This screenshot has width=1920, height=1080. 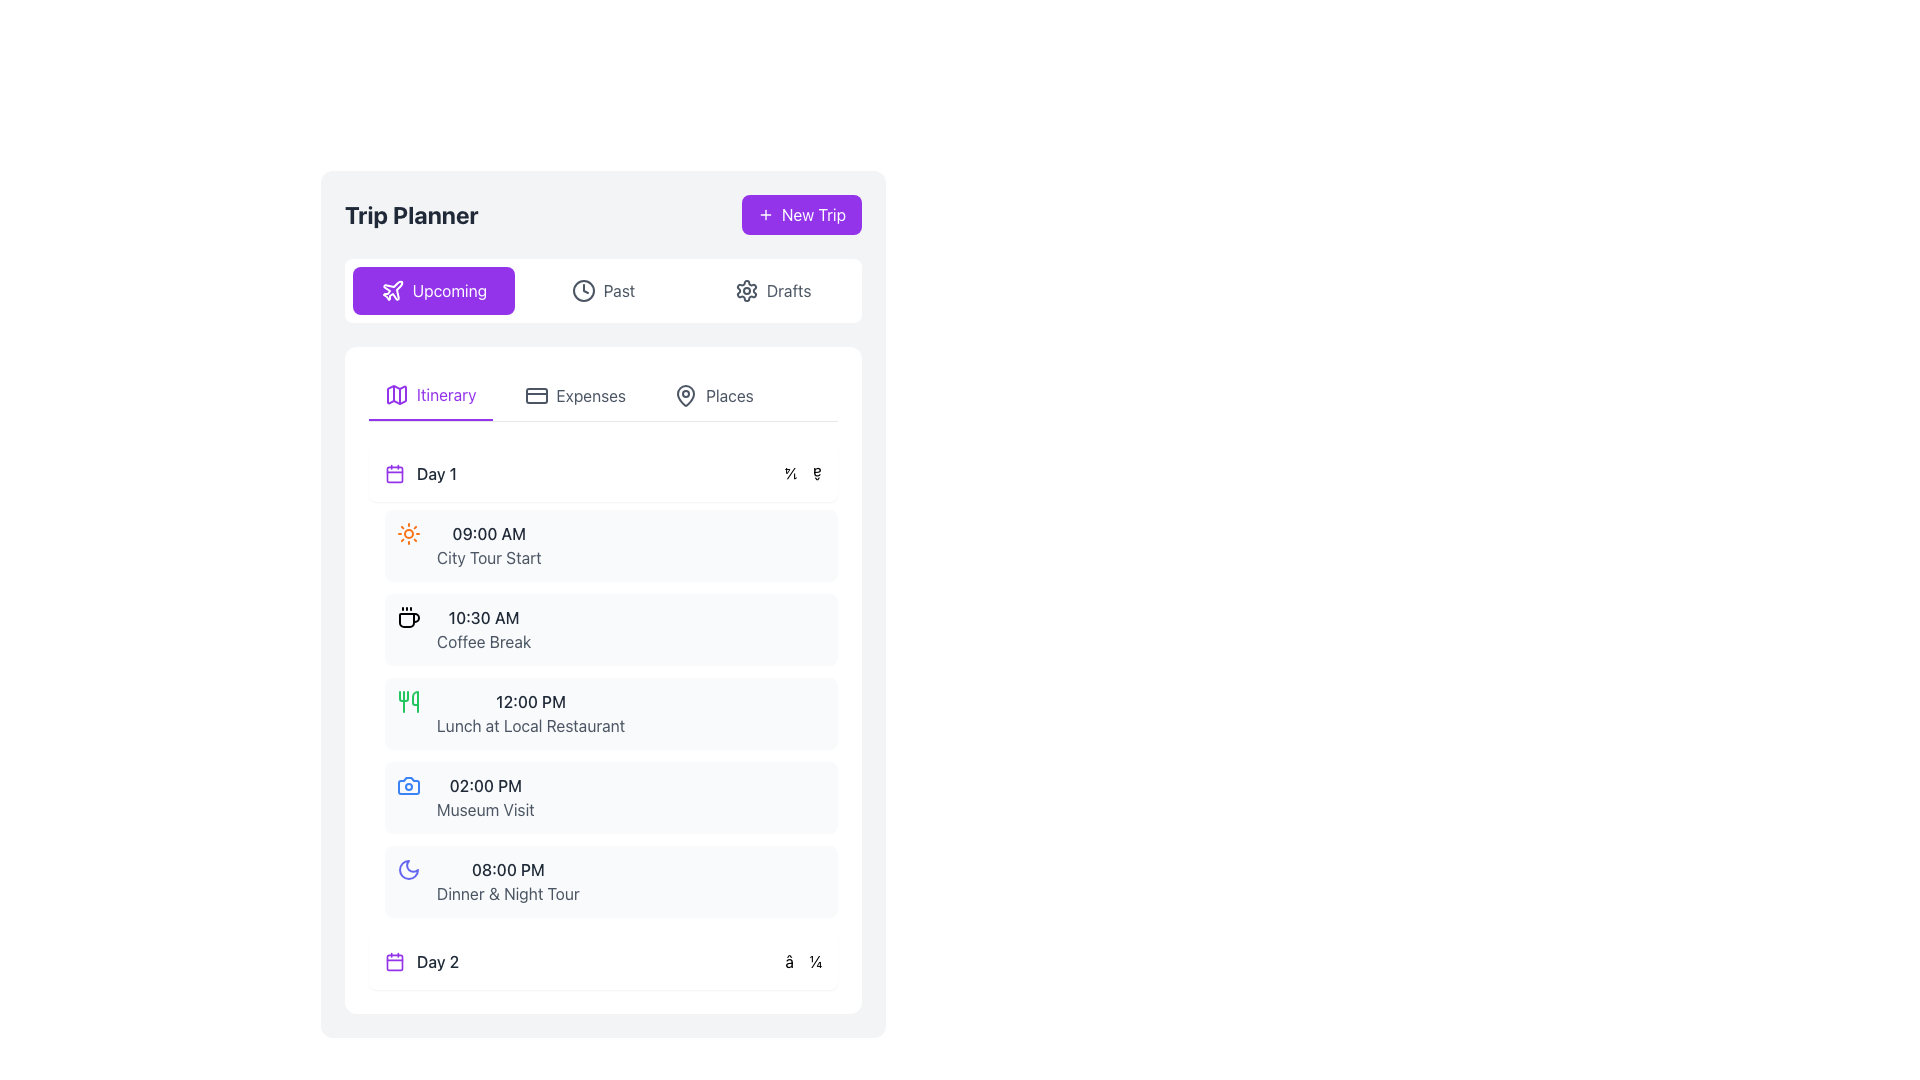 I want to click on the icon representing the 'Museum Visit' entry, which is the first icon displayed to the left of the timestamp and title text in the 'Day 1' section of the itinerary, so click(x=407, y=785).